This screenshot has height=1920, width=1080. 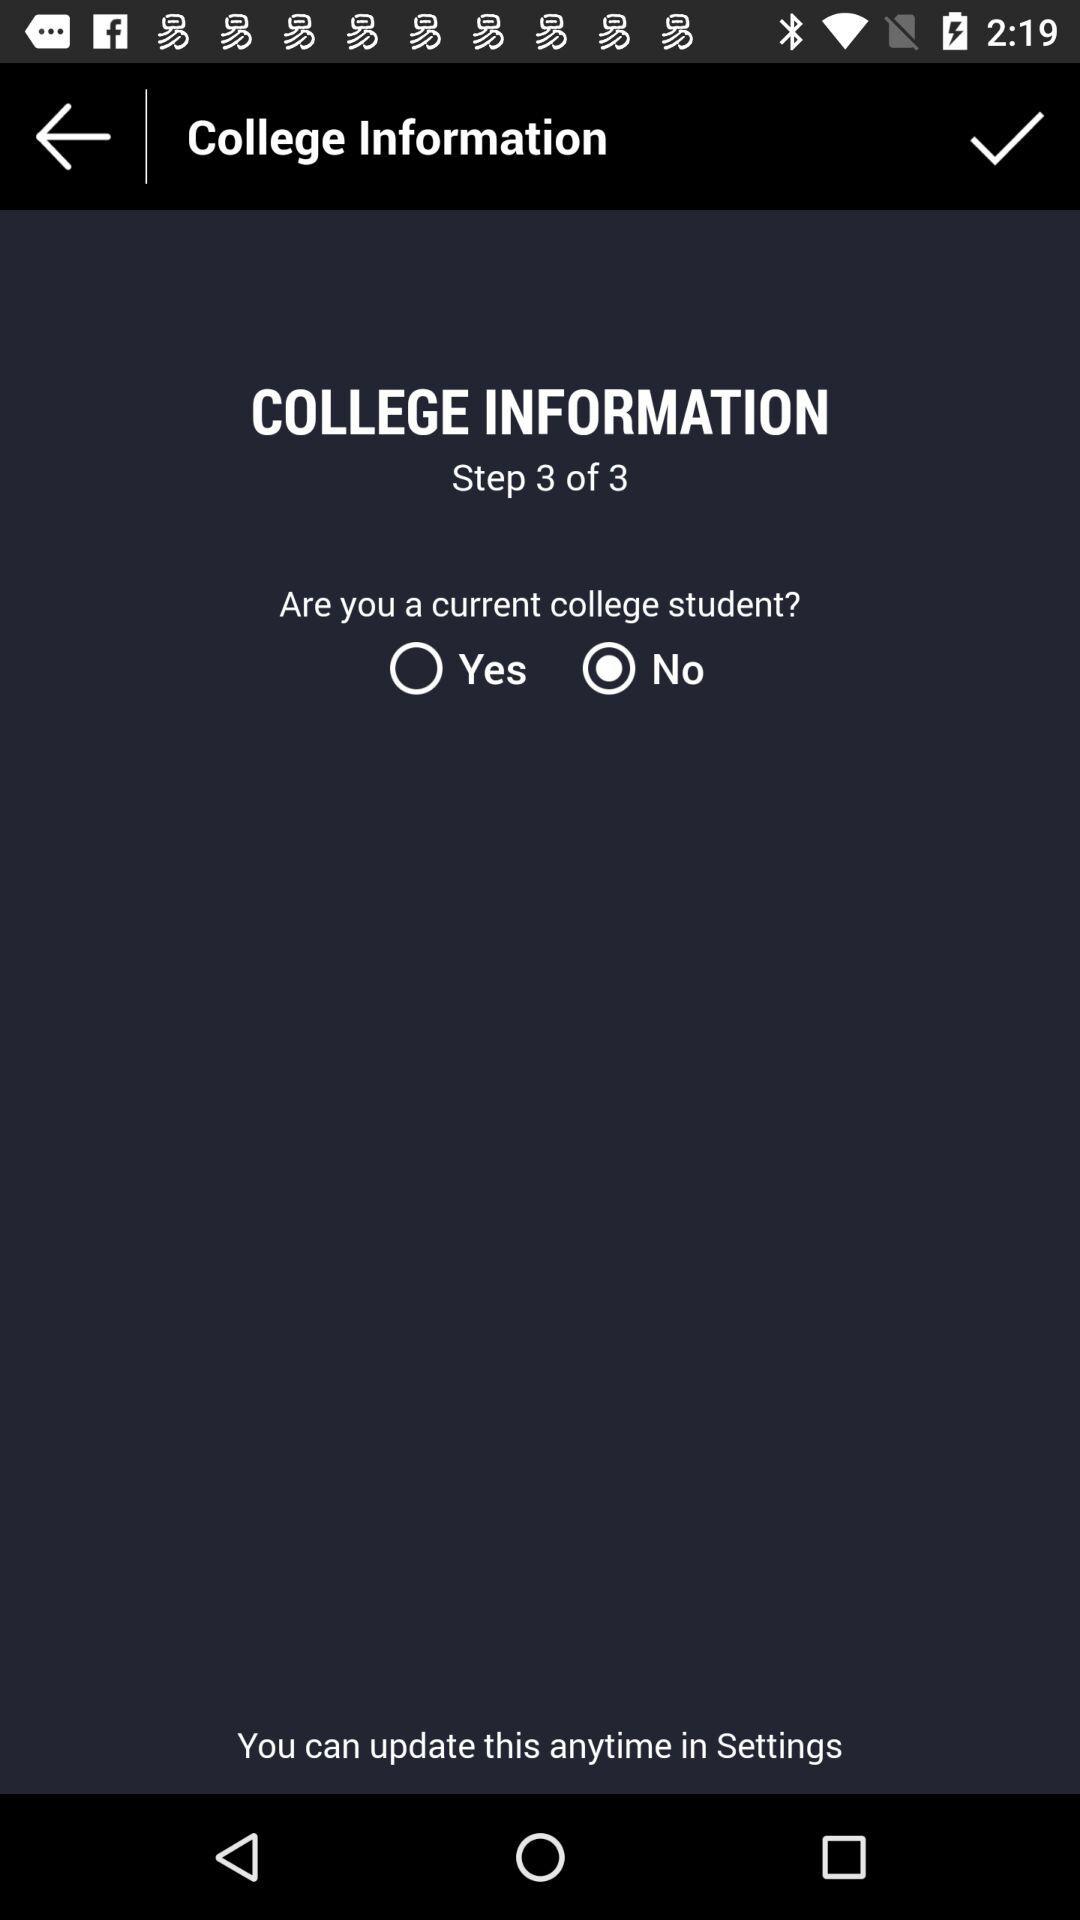 I want to click on item above college information icon, so click(x=1006, y=135).